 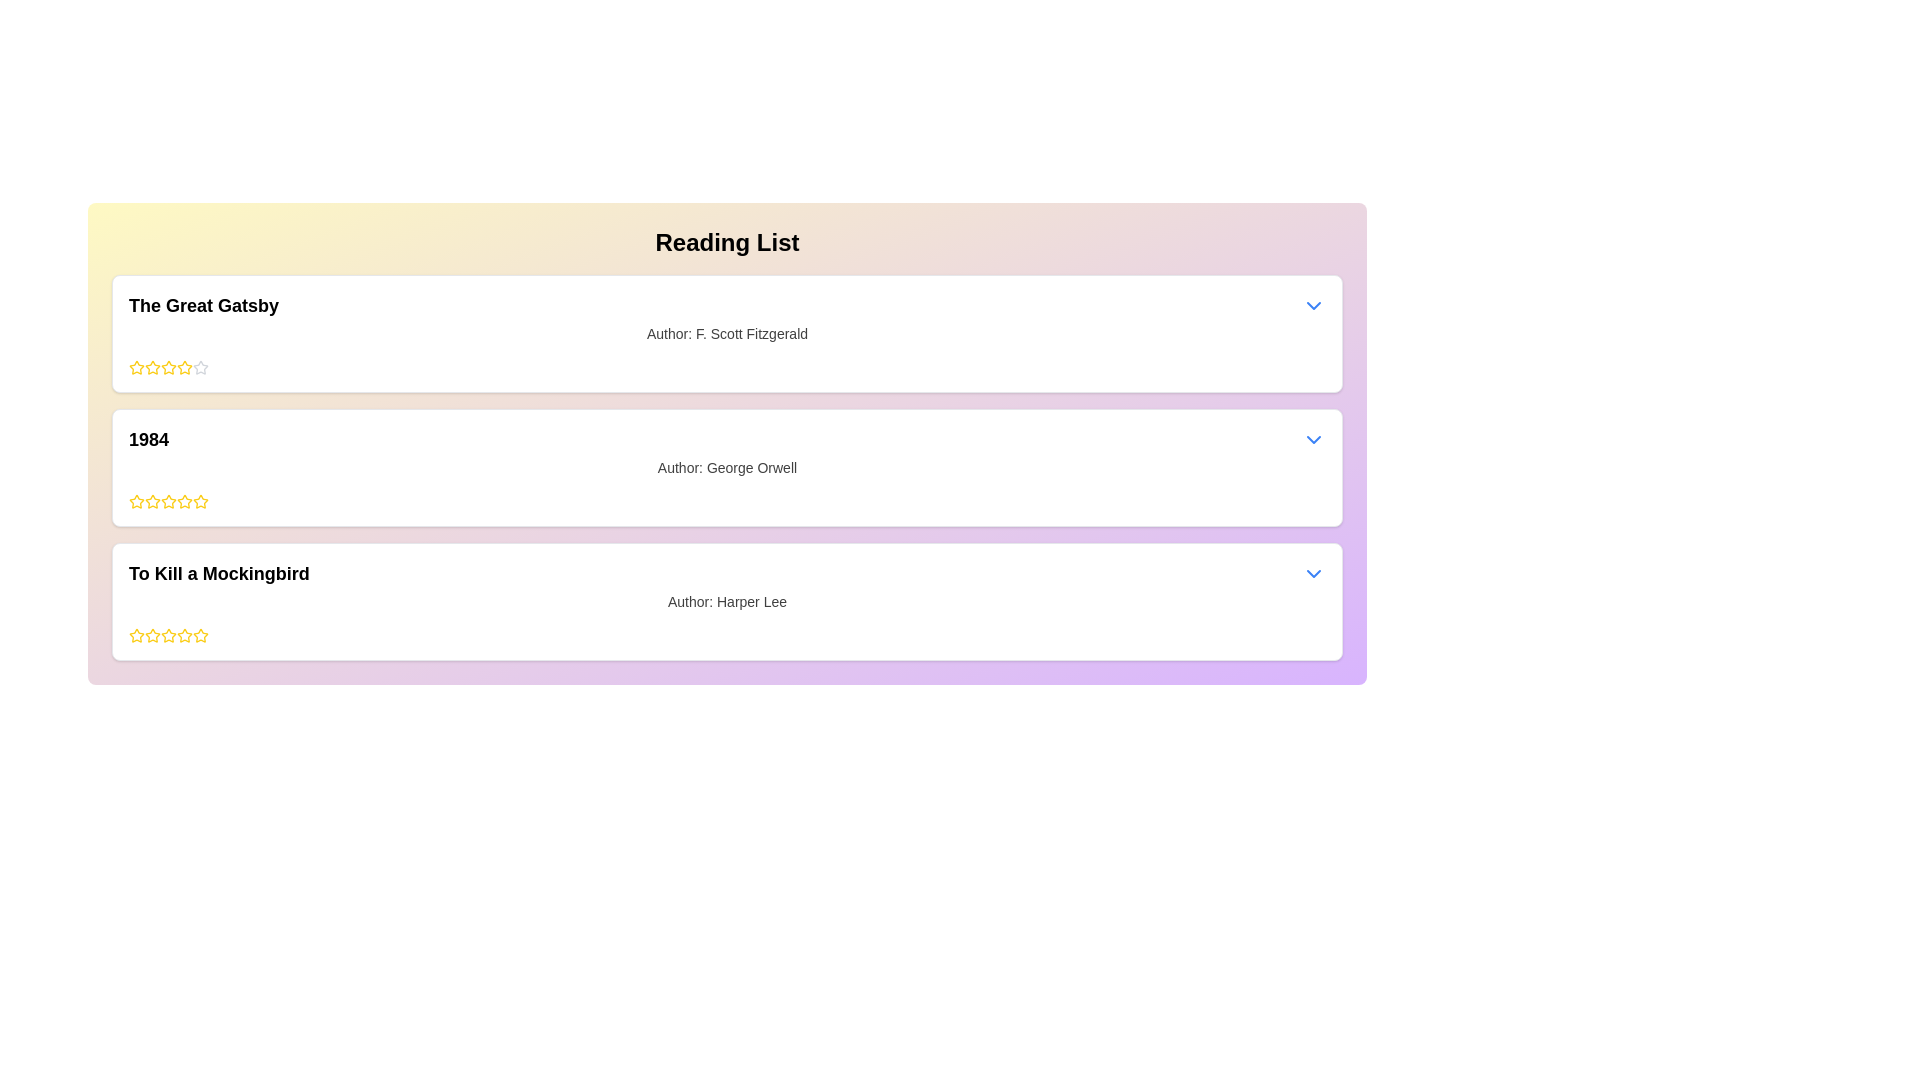 What do you see at coordinates (152, 635) in the screenshot?
I see `the yellow star icon with a hollow center, which is the first star in the rating row for the book 'To Kill a Mockingbird', to set or change the rating` at bounding box center [152, 635].